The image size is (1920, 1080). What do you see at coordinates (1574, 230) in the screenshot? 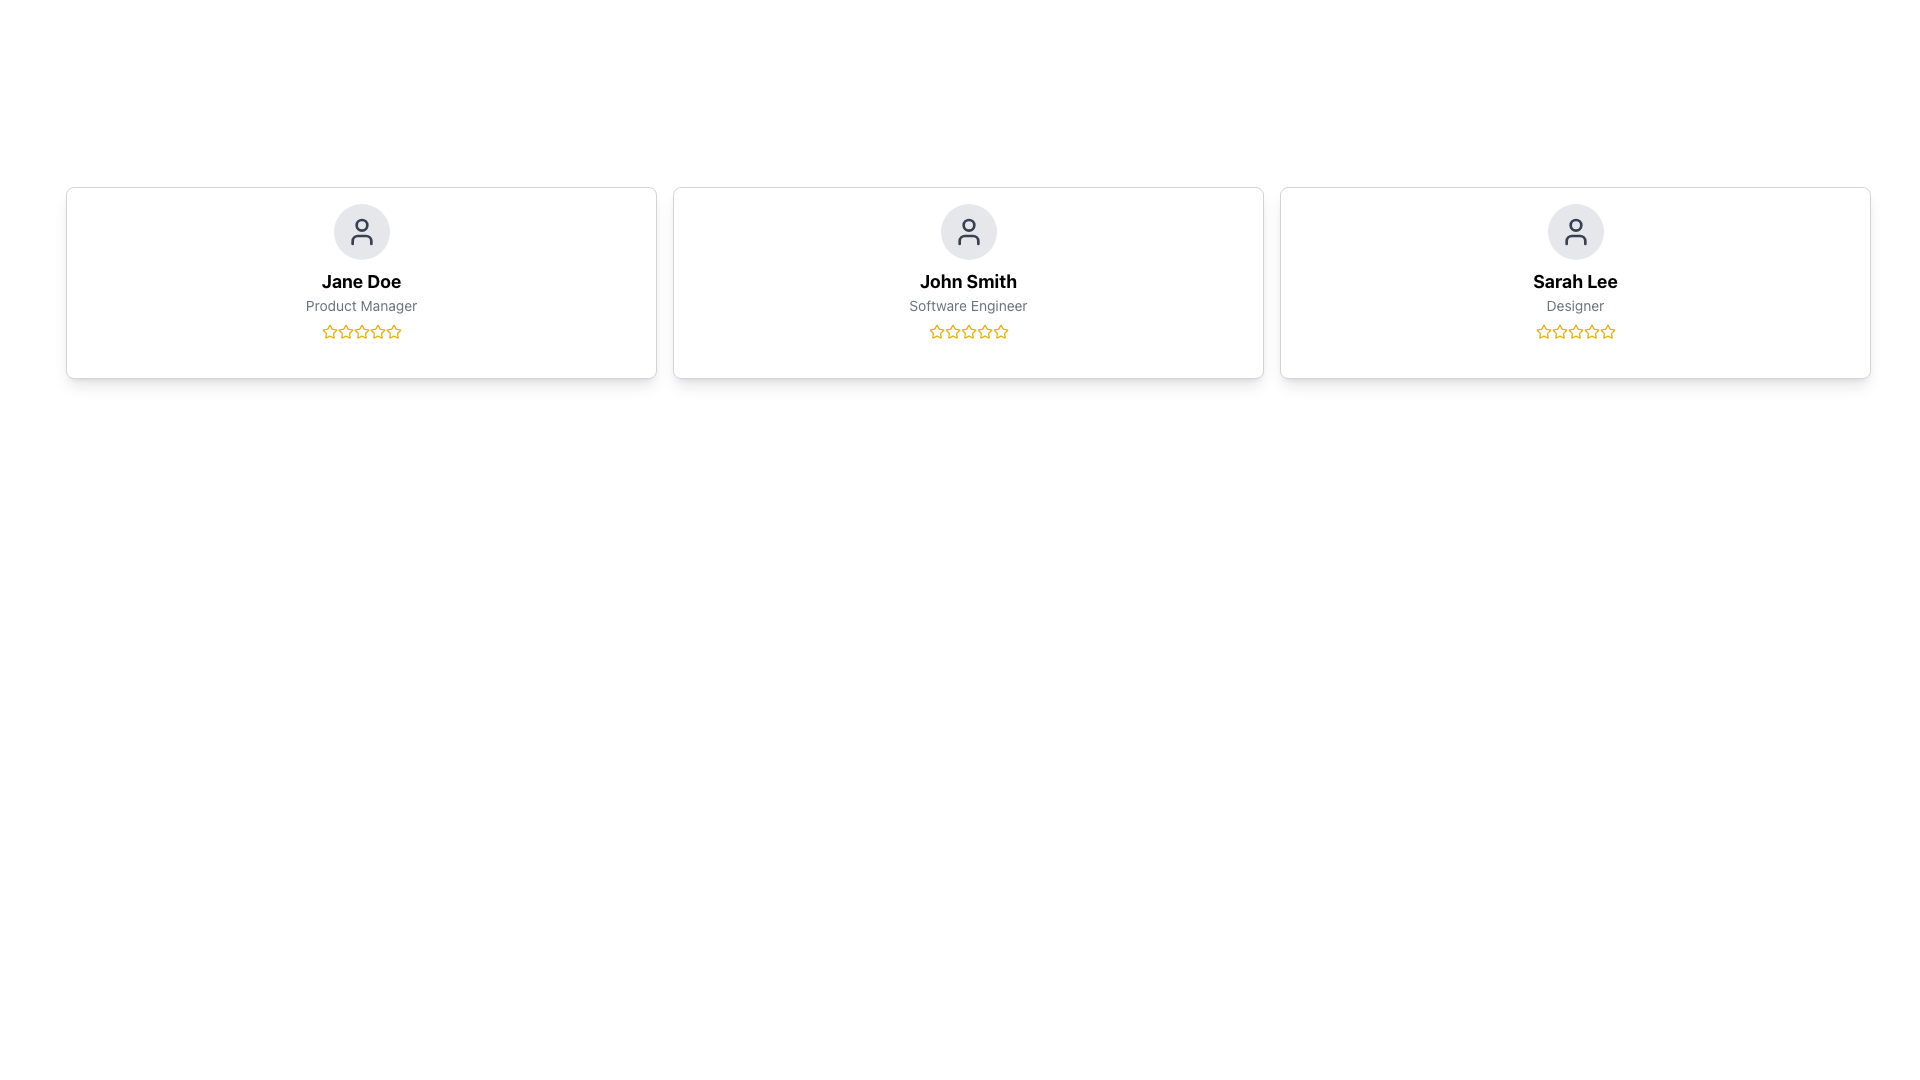
I see `the user icon located at the top center of the third user profile card, which visually represents a generic user and is situated above the labels 'Sarah Lee' and 'Designer'` at bounding box center [1574, 230].